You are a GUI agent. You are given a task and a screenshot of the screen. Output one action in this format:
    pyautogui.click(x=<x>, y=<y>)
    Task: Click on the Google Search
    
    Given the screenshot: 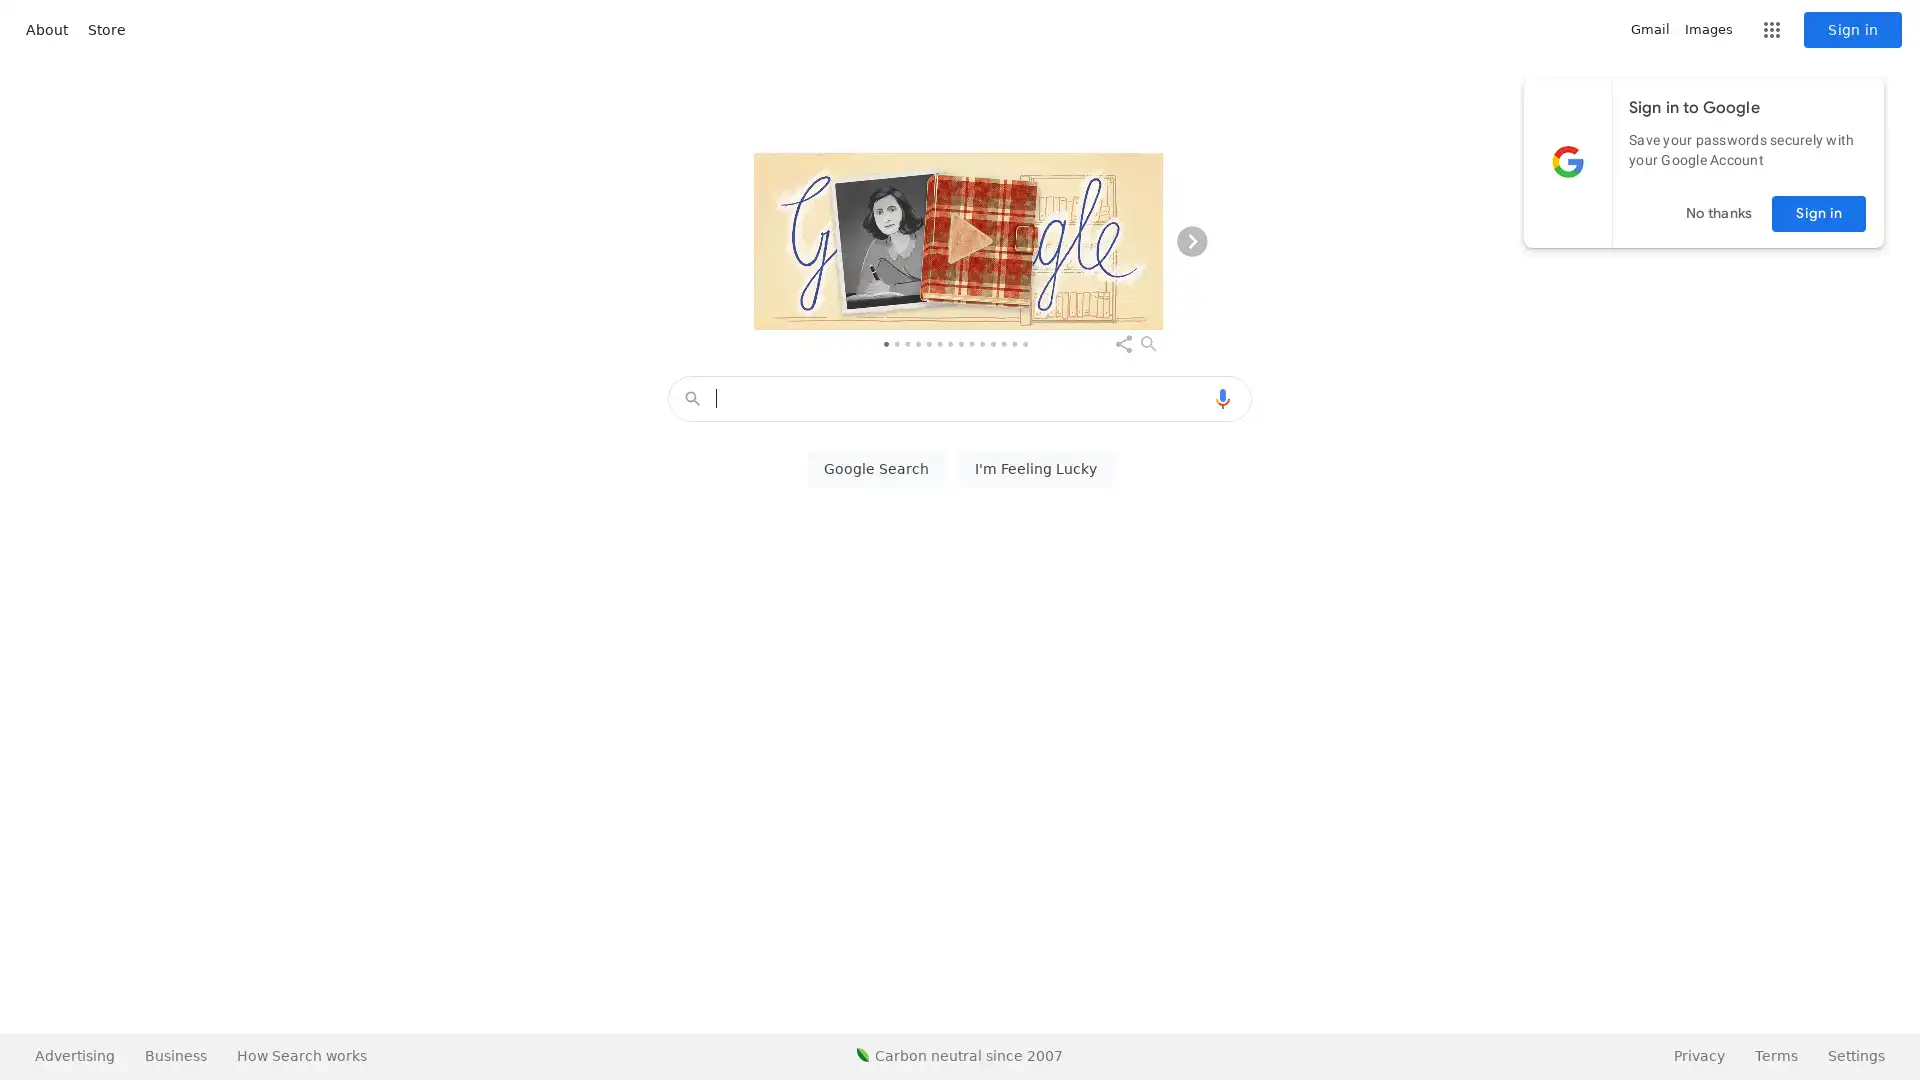 What is the action you would take?
    pyautogui.click(x=875, y=469)
    